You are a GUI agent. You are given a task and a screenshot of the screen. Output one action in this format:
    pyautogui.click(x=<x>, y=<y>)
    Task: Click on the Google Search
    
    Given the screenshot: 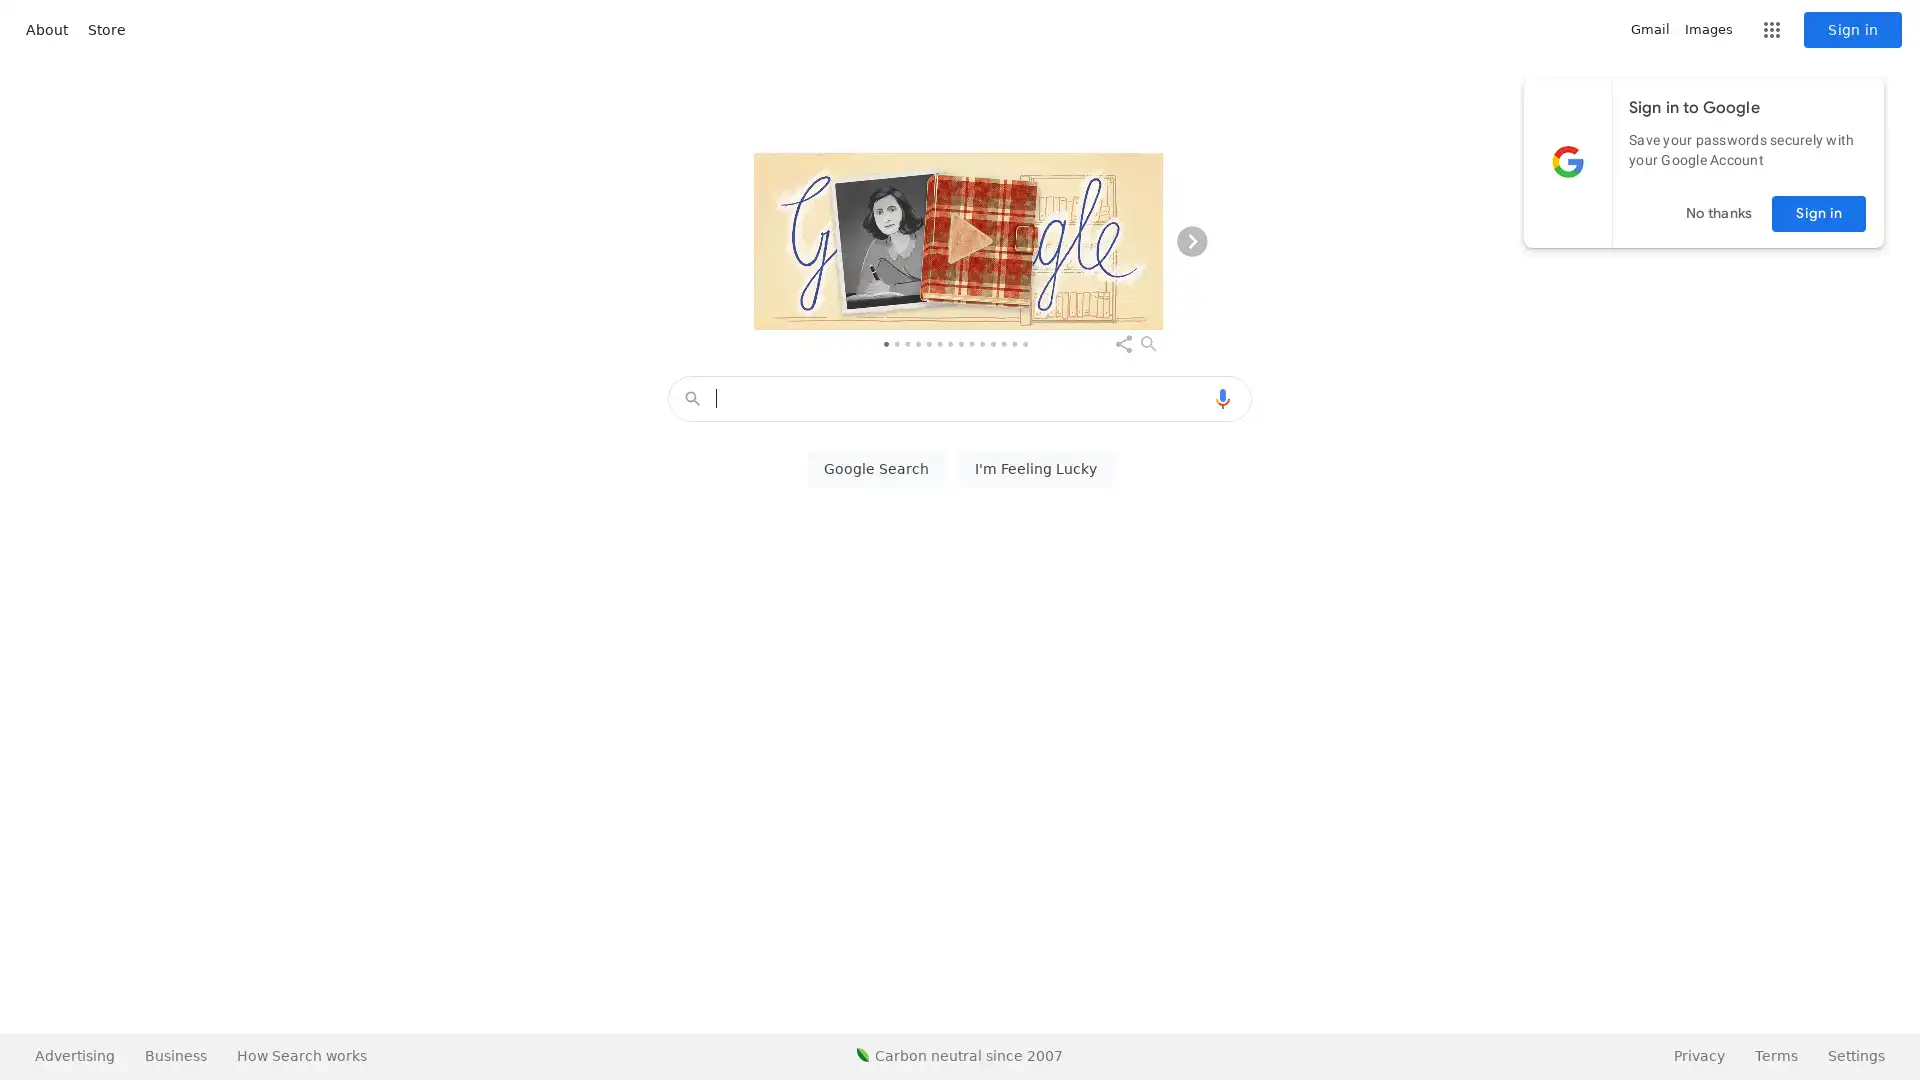 What is the action you would take?
    pyautogui.click(x=875, y=469)
    